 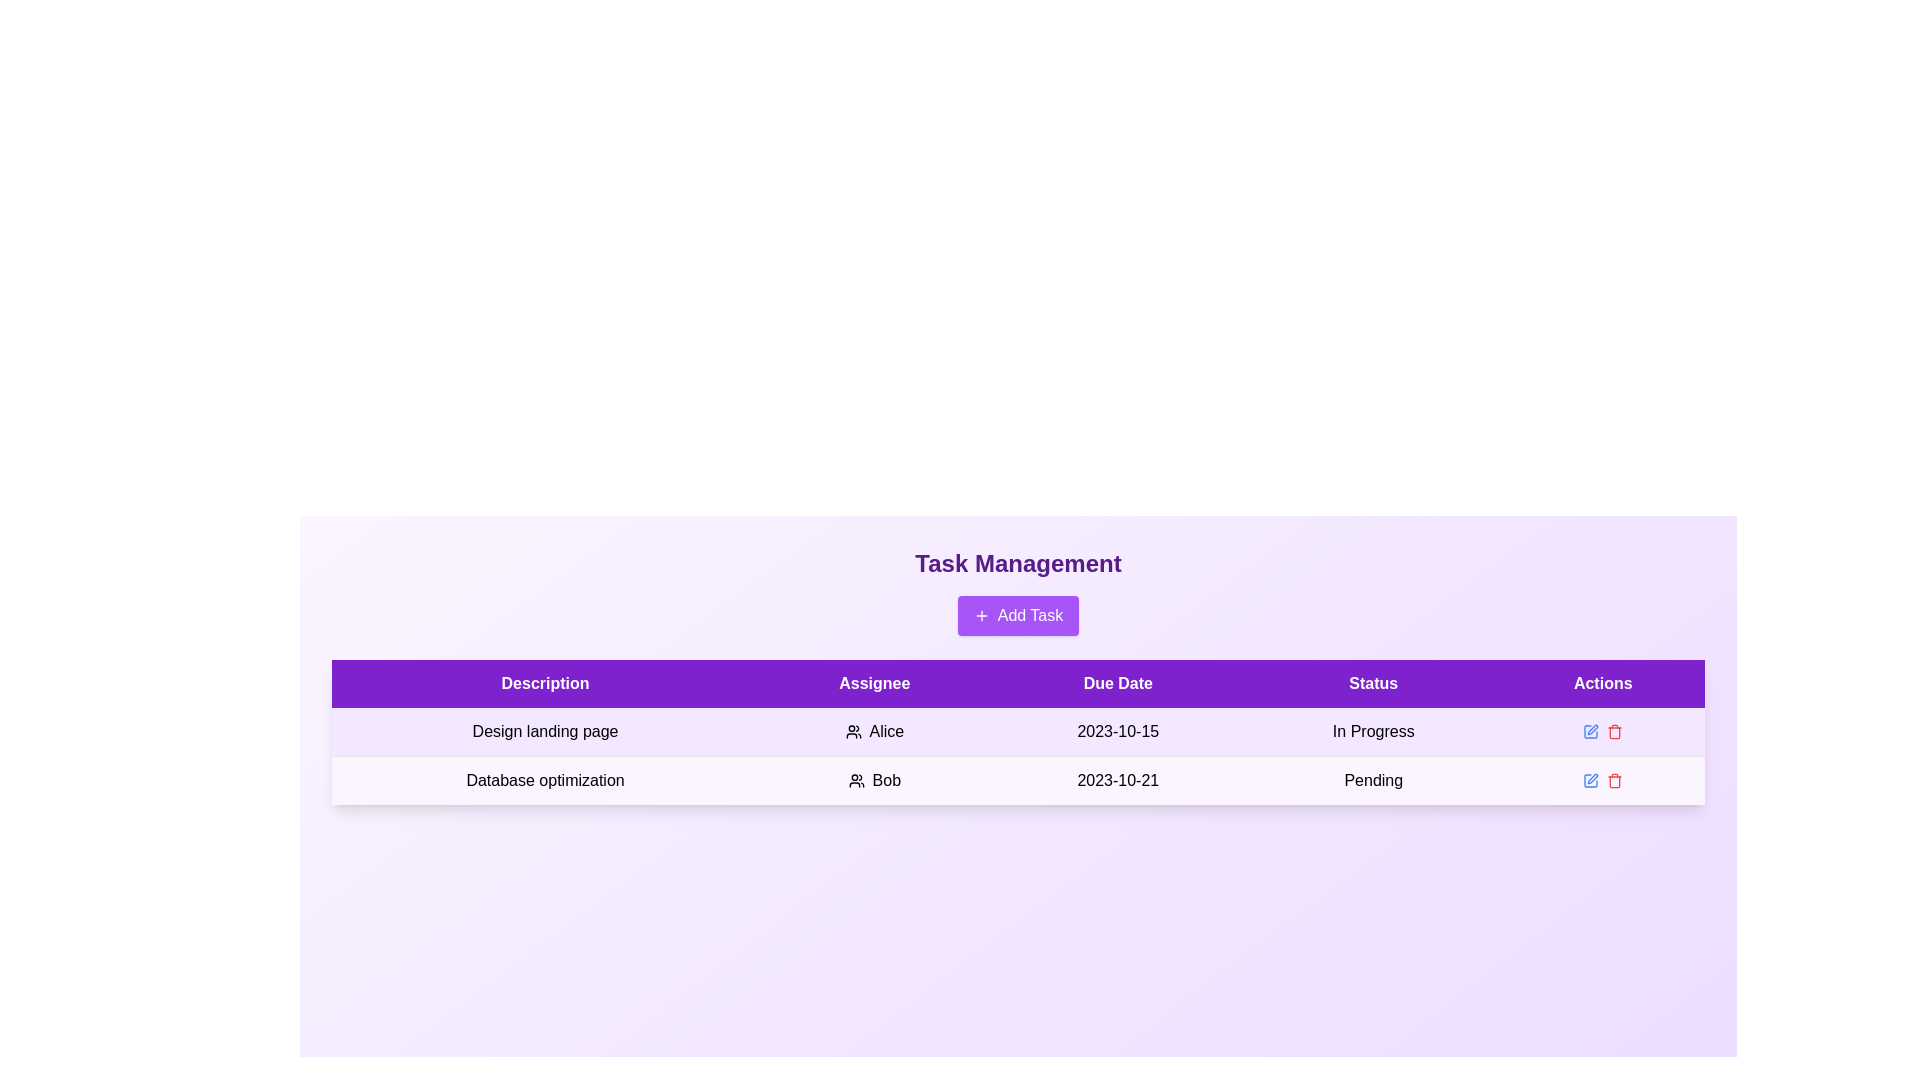 I want to click on the text label indicating the current status of a task as 'Pending' located in the second row of the table under the 'Status' column, so click(x=1372, y=779).